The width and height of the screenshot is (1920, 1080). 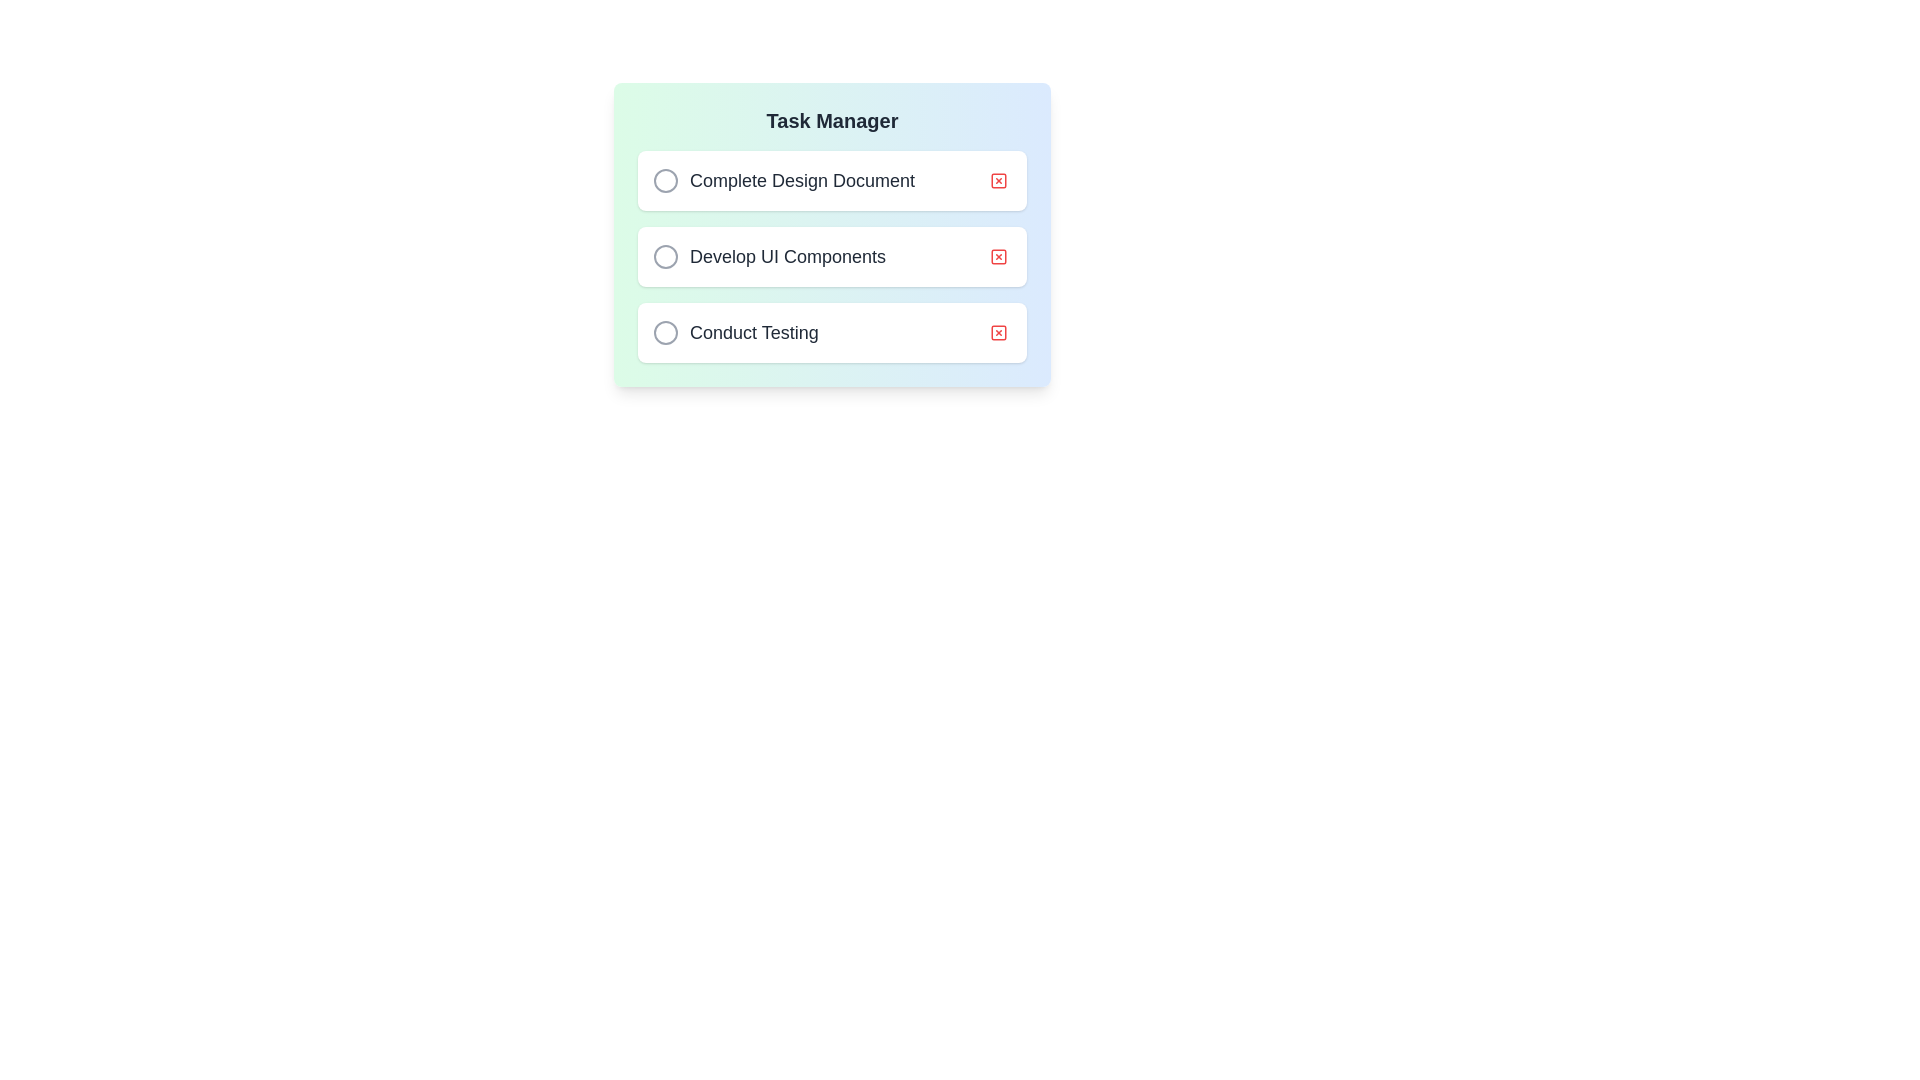 I want to click on the delete icon, which is part of the delete button for the task titled 'Develop UI Components' in the second position of the vertical task list, so click(x=998, y=256).